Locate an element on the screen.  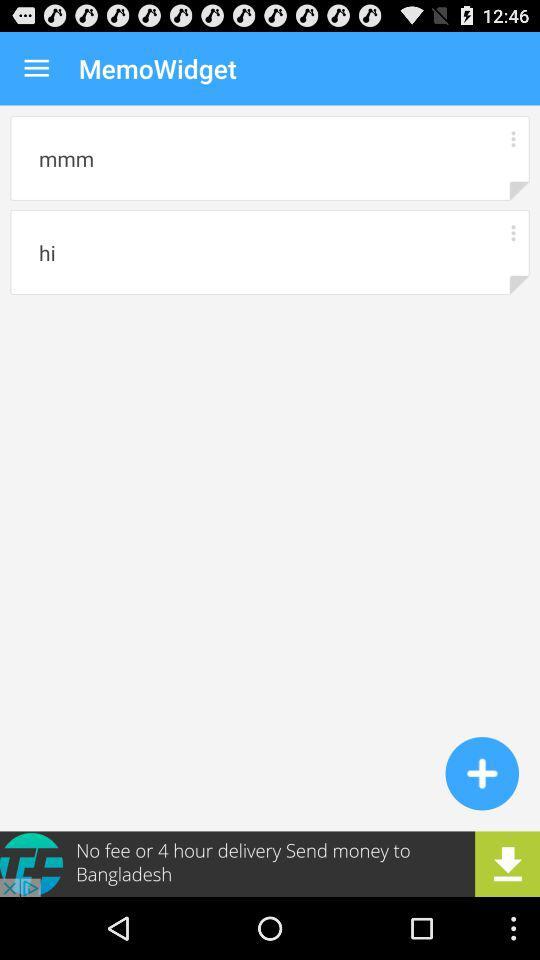
menu button is located at coordinates (513, 137).